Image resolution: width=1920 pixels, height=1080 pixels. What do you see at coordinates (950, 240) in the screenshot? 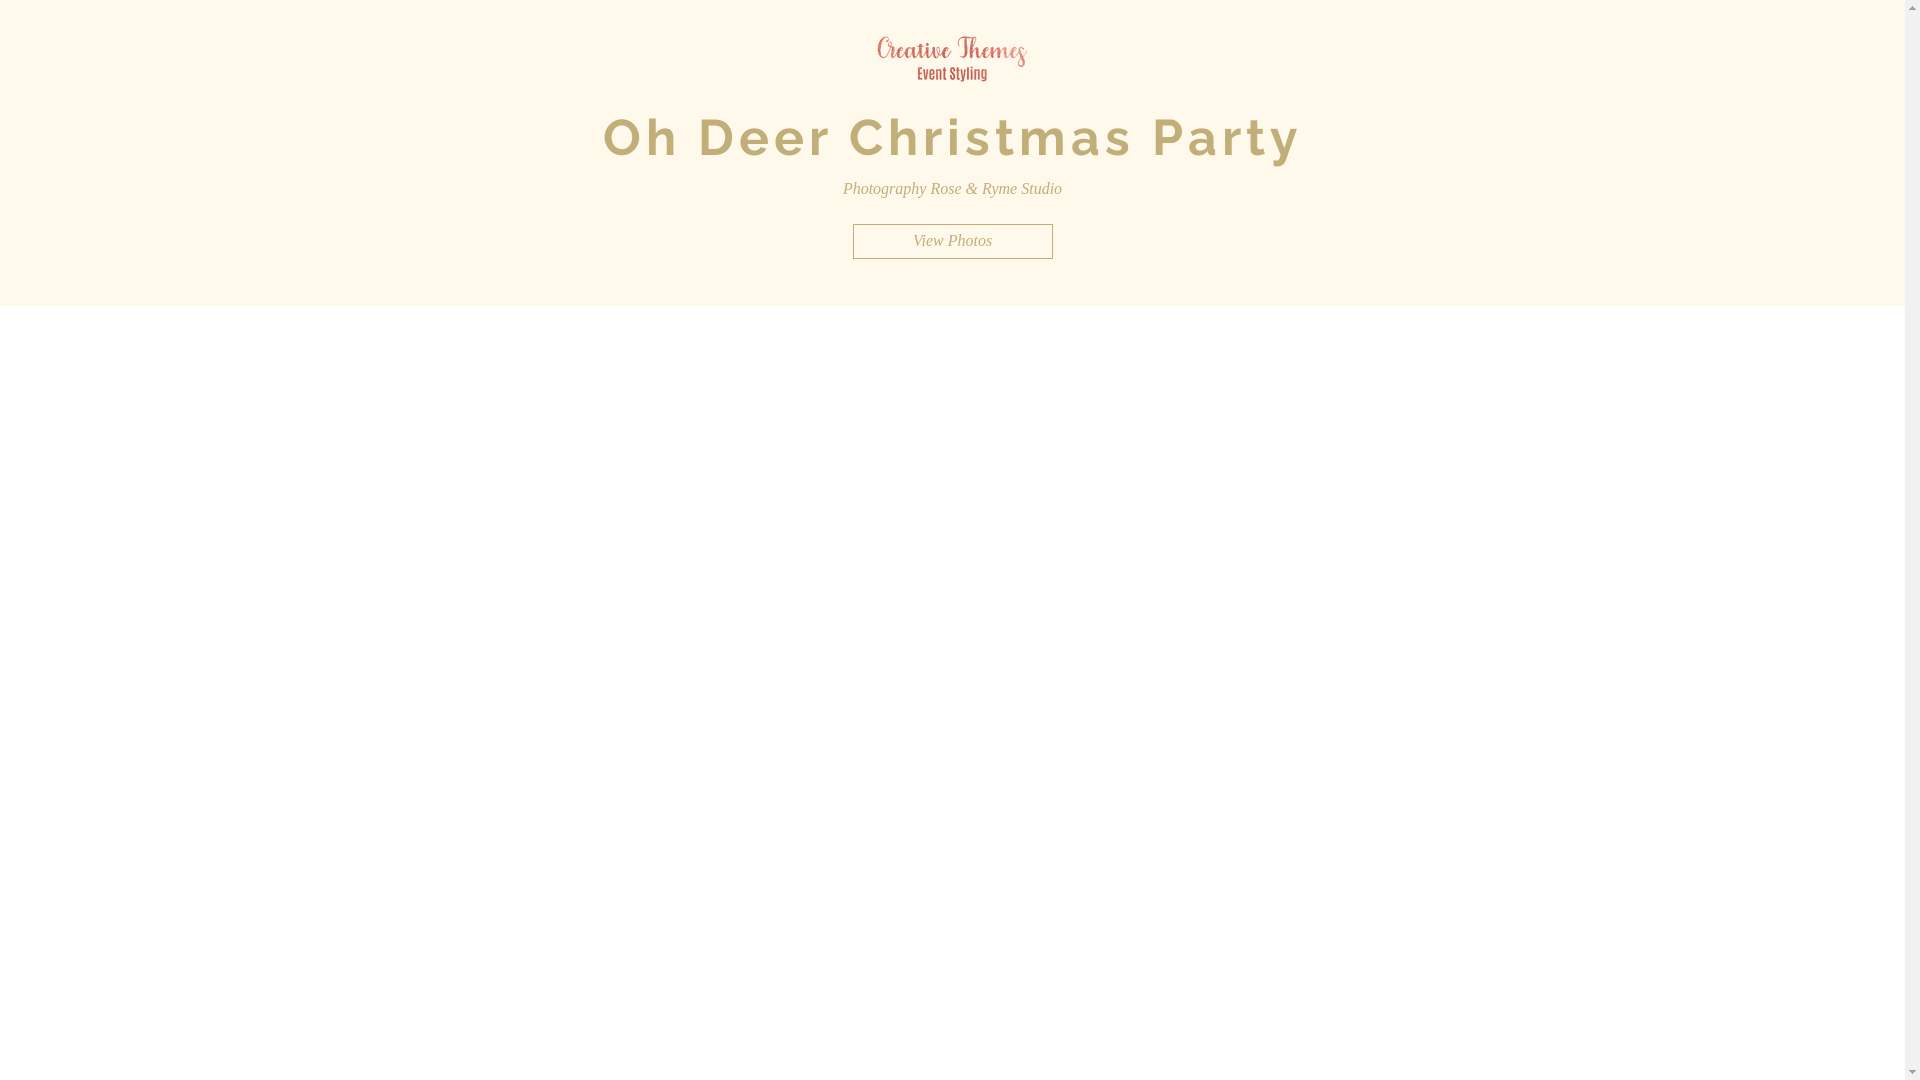
I see `'View Photos'` at bounding box center [950, 240].